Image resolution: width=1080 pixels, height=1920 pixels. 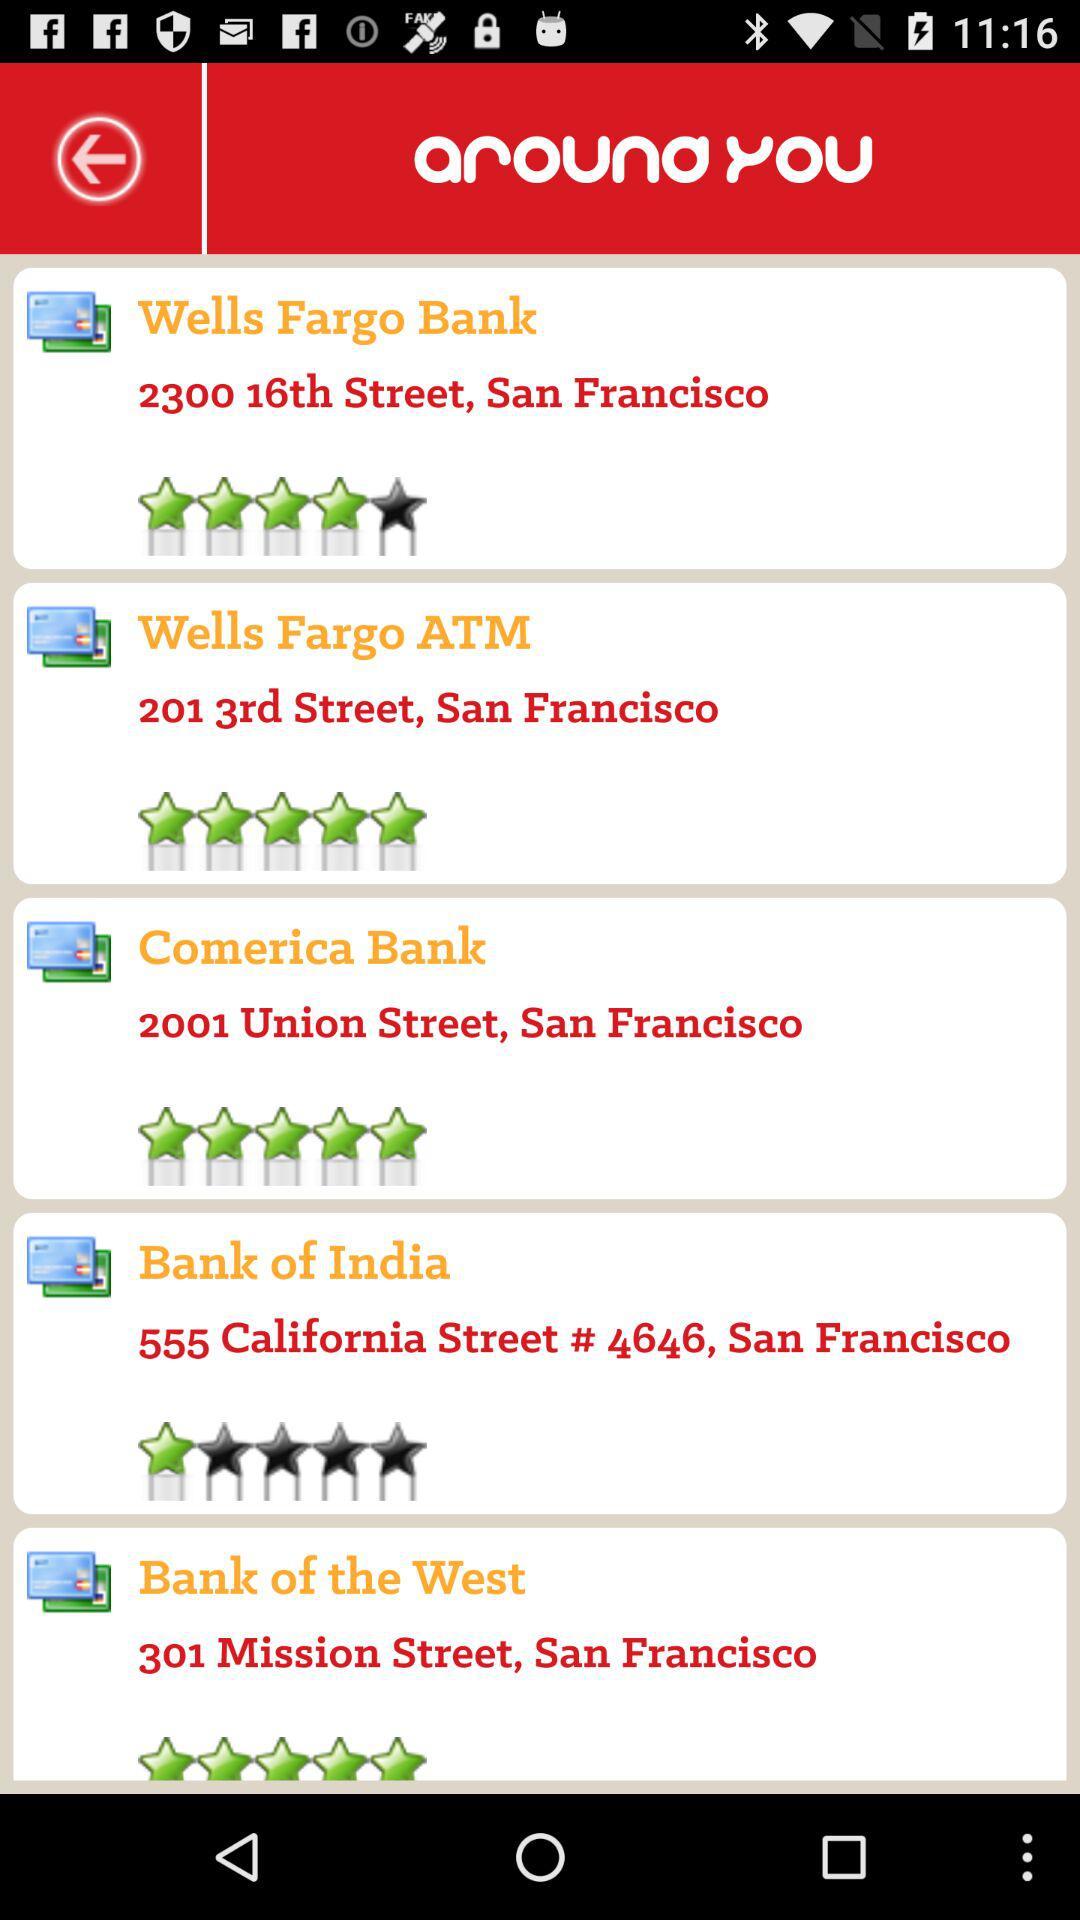 What do you see at coordinates (453, 391) in the screenshot?
I see `2300 16th street icon` at bounding box center [453, 391].